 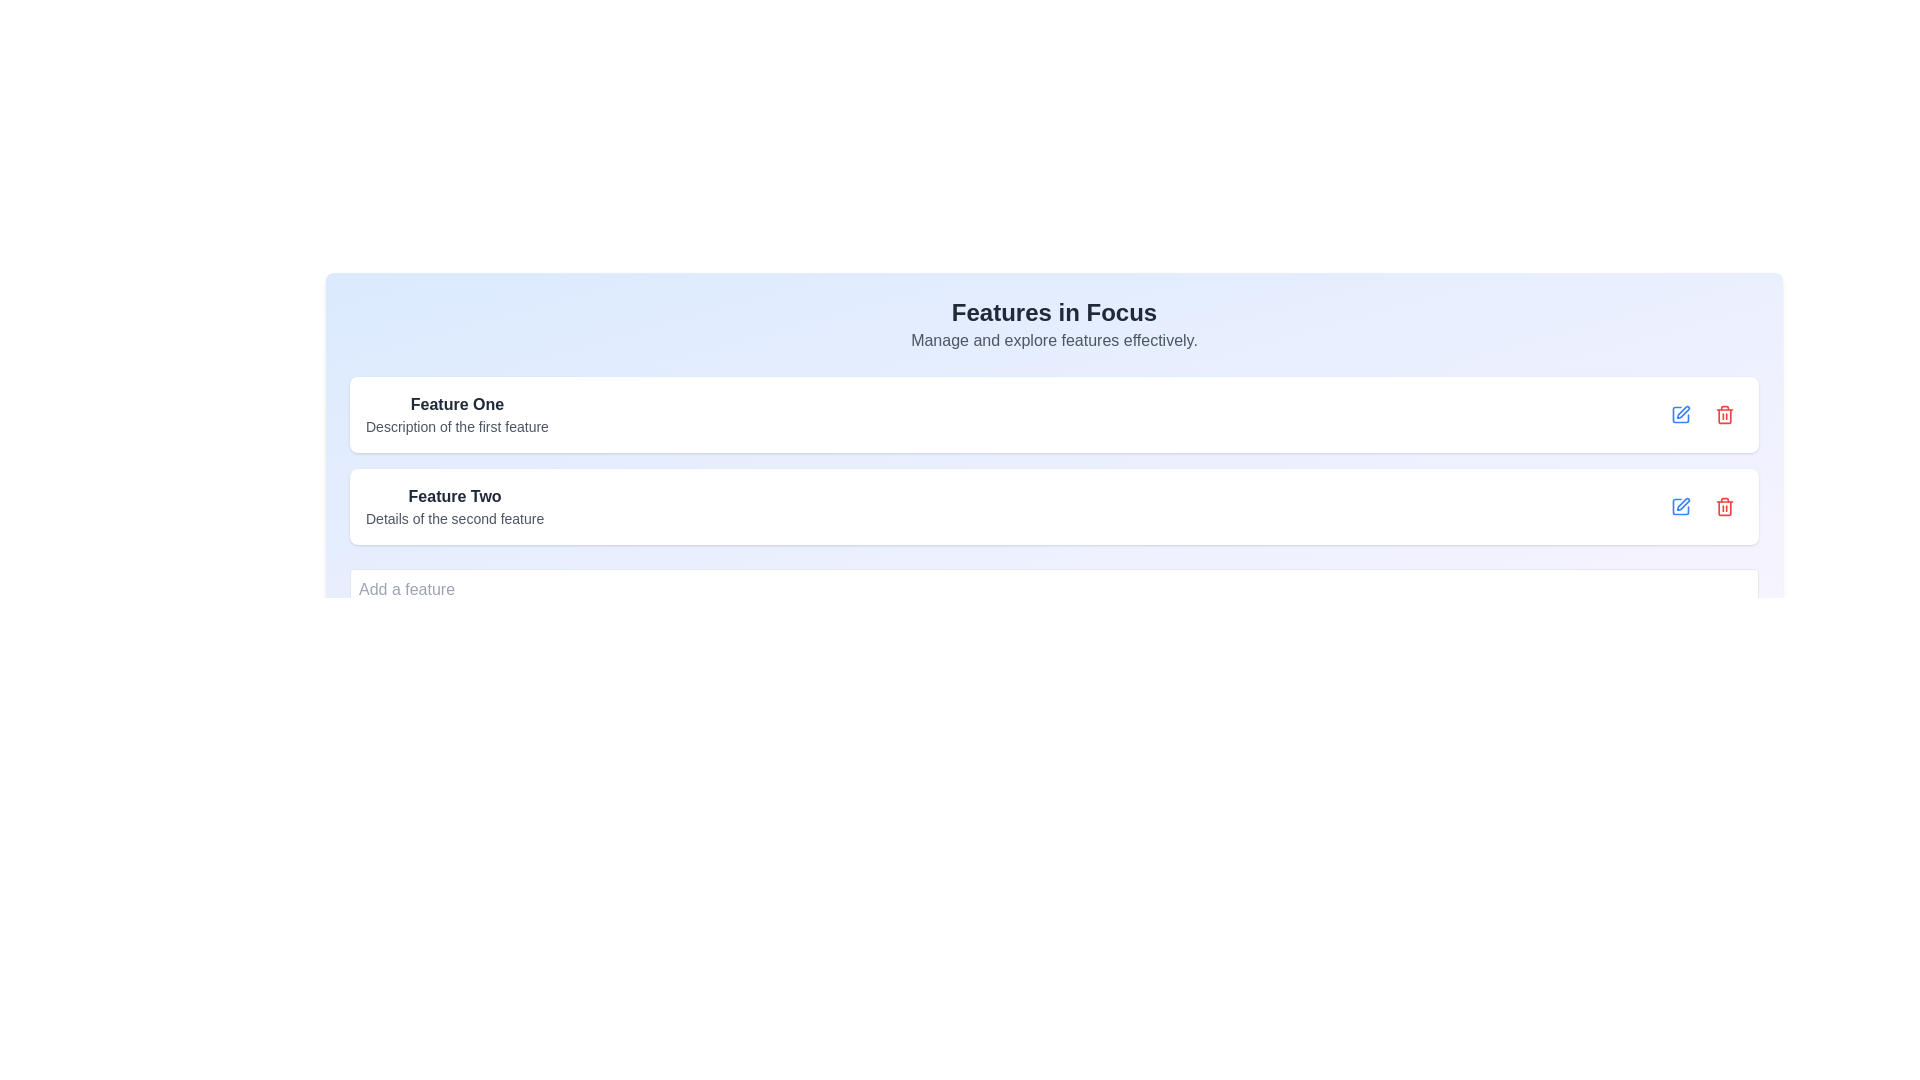 What do you see at coordinates (1053, 612) in the screenshot?
I see `the 'Add Feature' button located at the bottom section of the feature management card to activate the hover effect` at bounding box center [1053, 612].